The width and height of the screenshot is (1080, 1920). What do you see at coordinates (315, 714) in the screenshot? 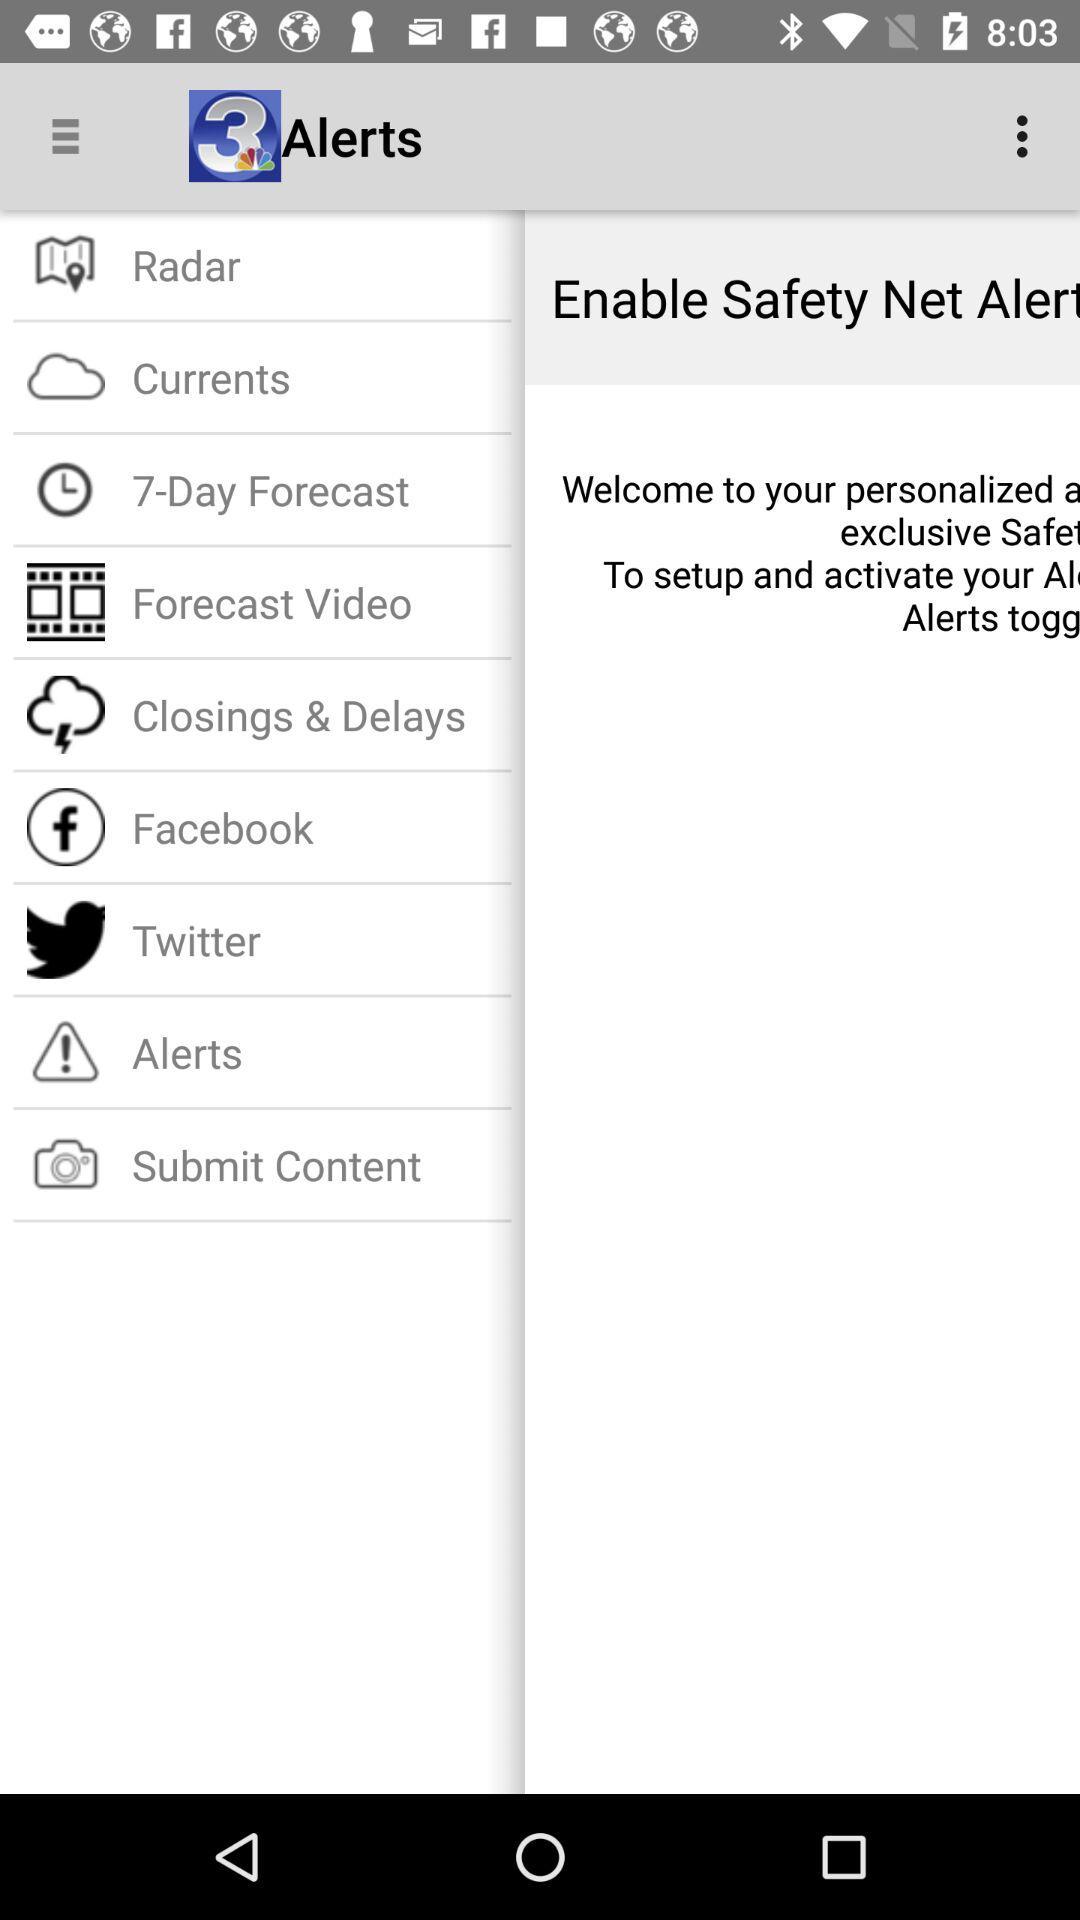
I see `icon above facebook` at bounding box center [315, 714].